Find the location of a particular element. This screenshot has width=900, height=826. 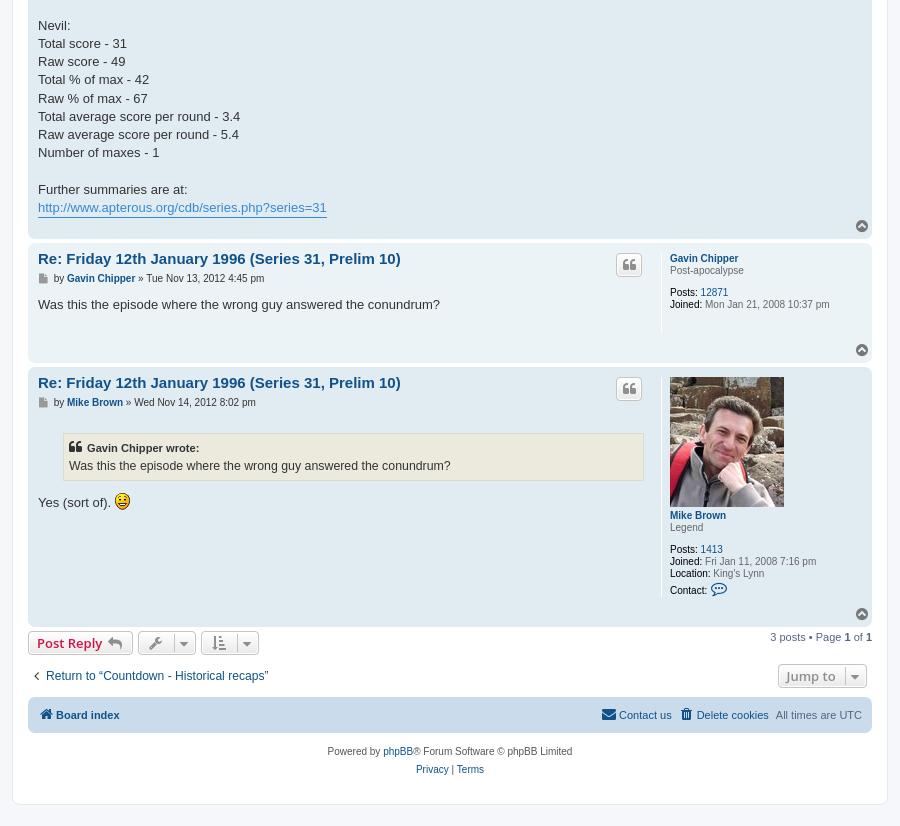

'1413' is located at coordinates (710, 548).